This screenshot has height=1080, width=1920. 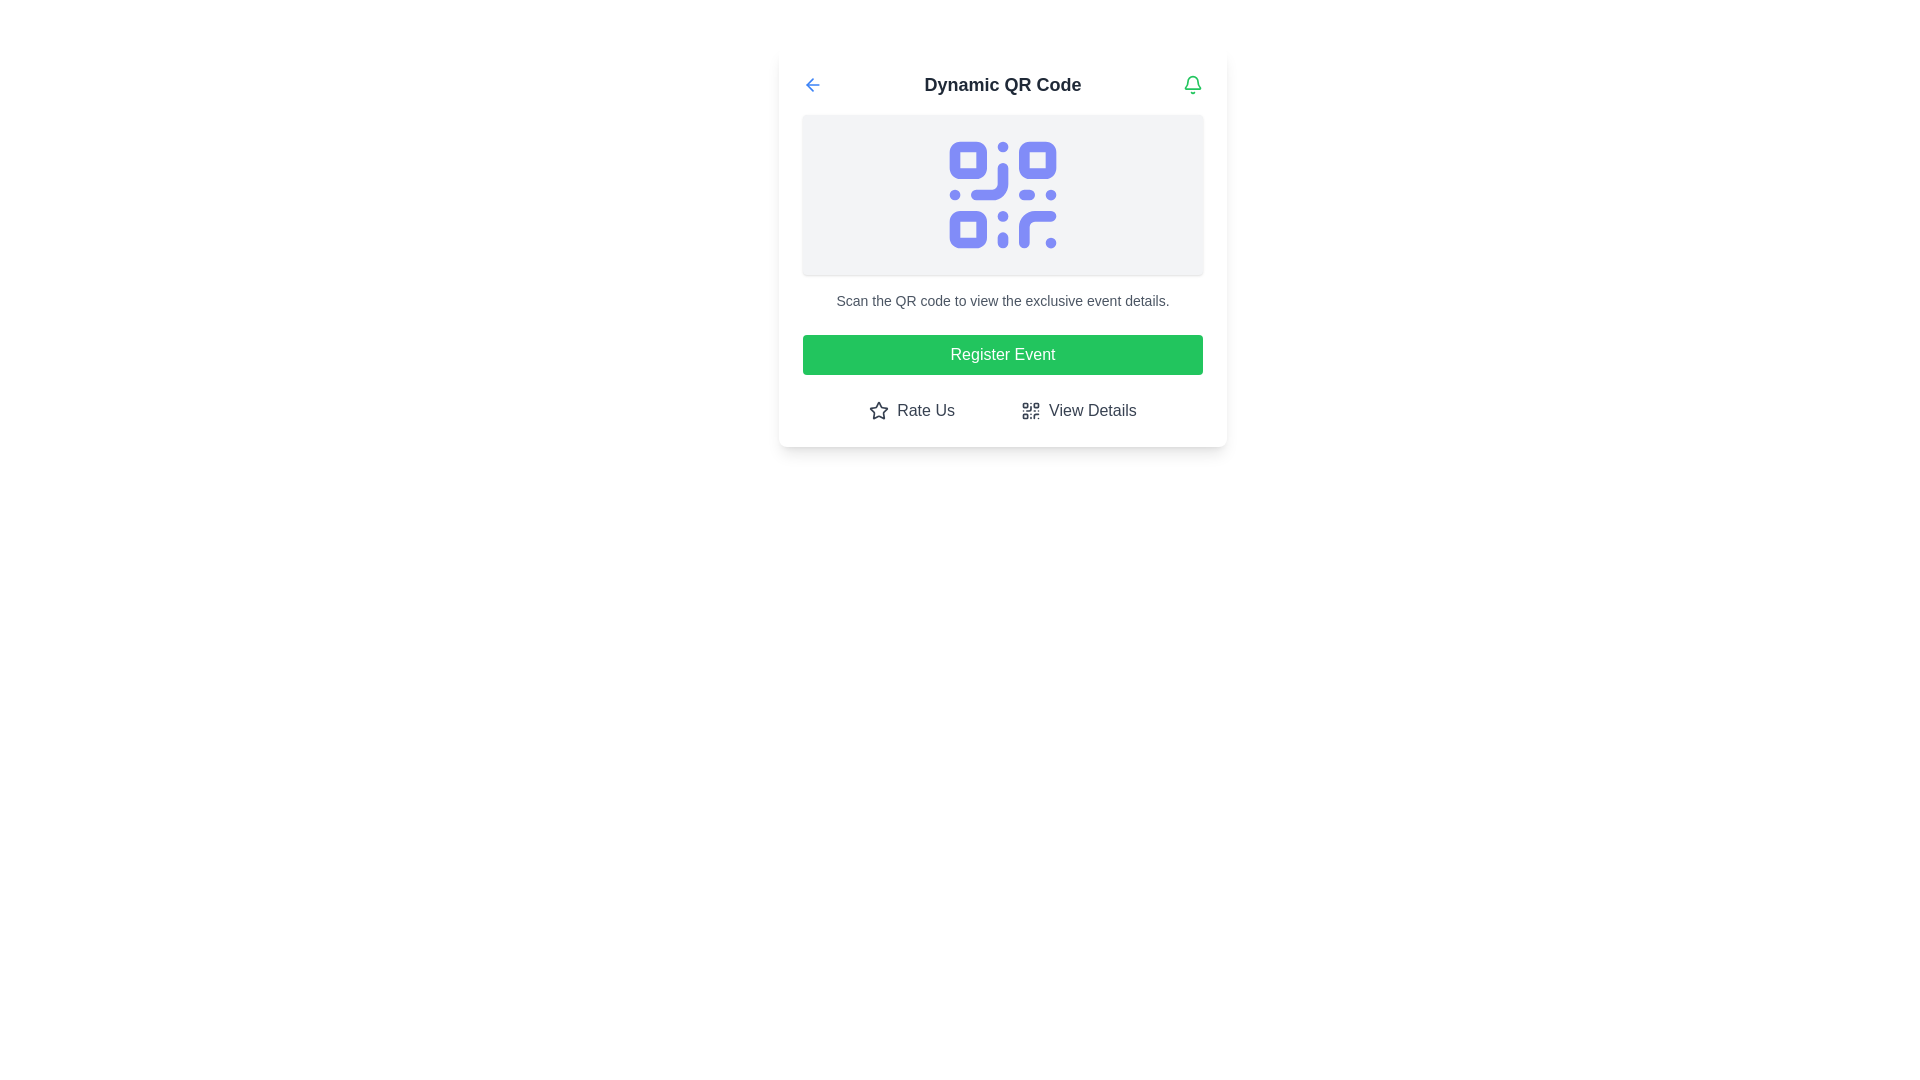 What do you see at coordinates (1003, 83) in the screenshot?
I see `the text label displaying 'Dynamic QR Code' which is styled in bold and dark gray, located between a blue arrow icon and a green bell icon` at bounding box center [1003, 83].